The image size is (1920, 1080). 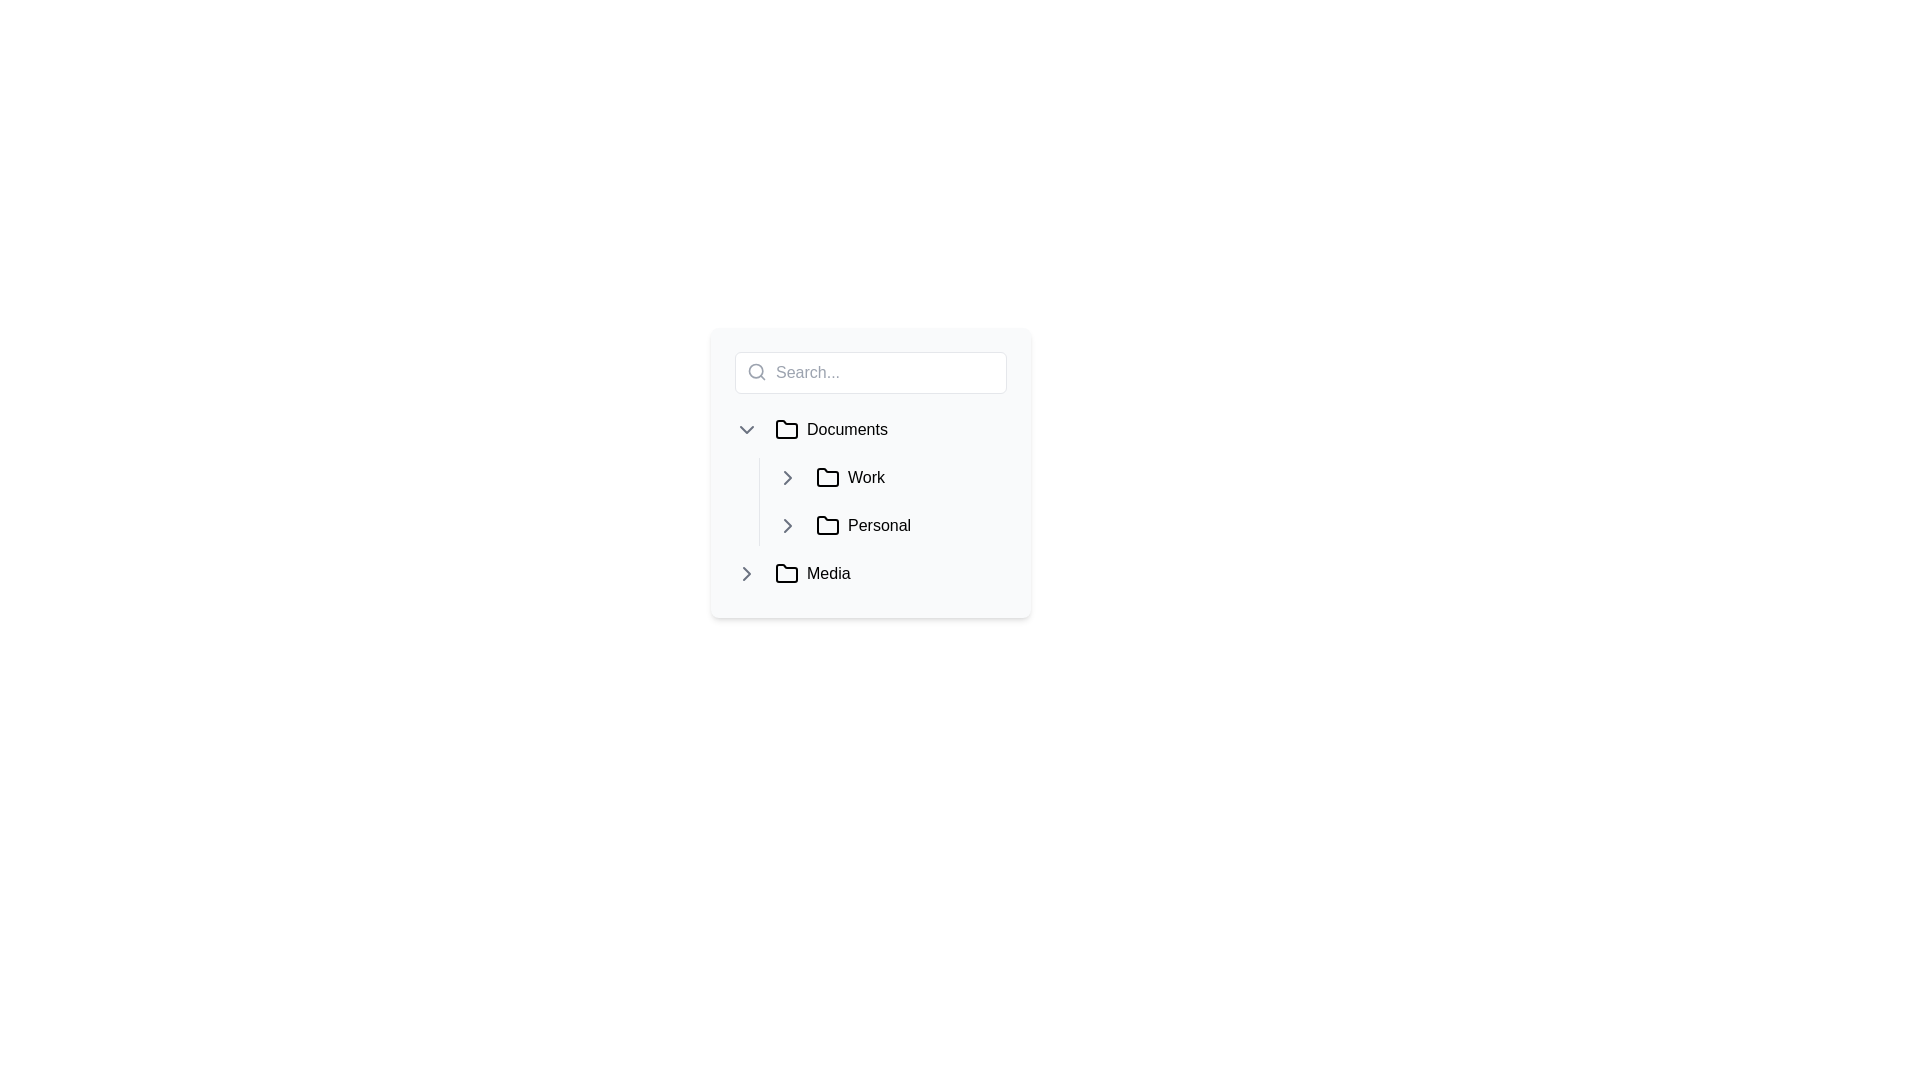 What do you see at coordinates (786, 573) in the screenshot?
I see `the folder icon representing the 'Media' directory in the navigation tree, located in the last row below the 'Personal' folder` at bounding box center [786, 573].